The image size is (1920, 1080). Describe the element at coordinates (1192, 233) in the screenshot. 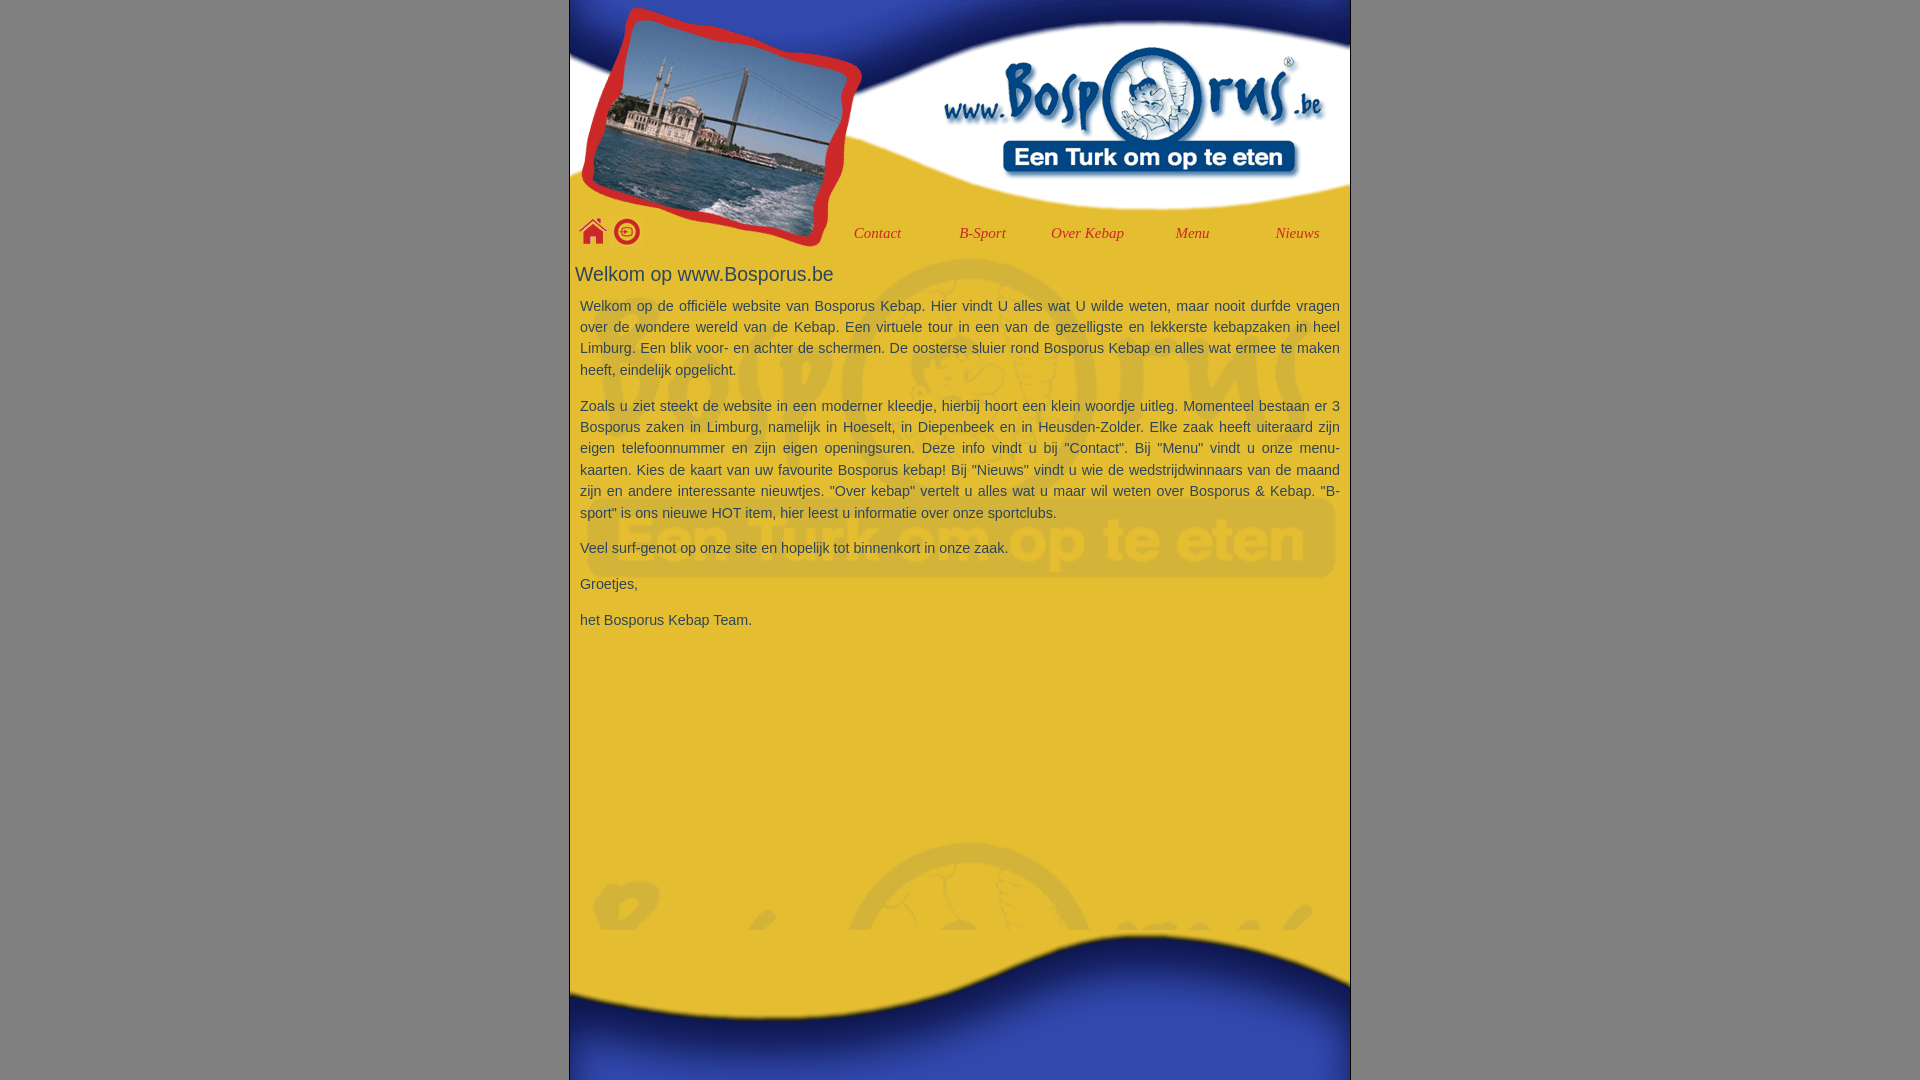

I see `'Menu'` at that location.